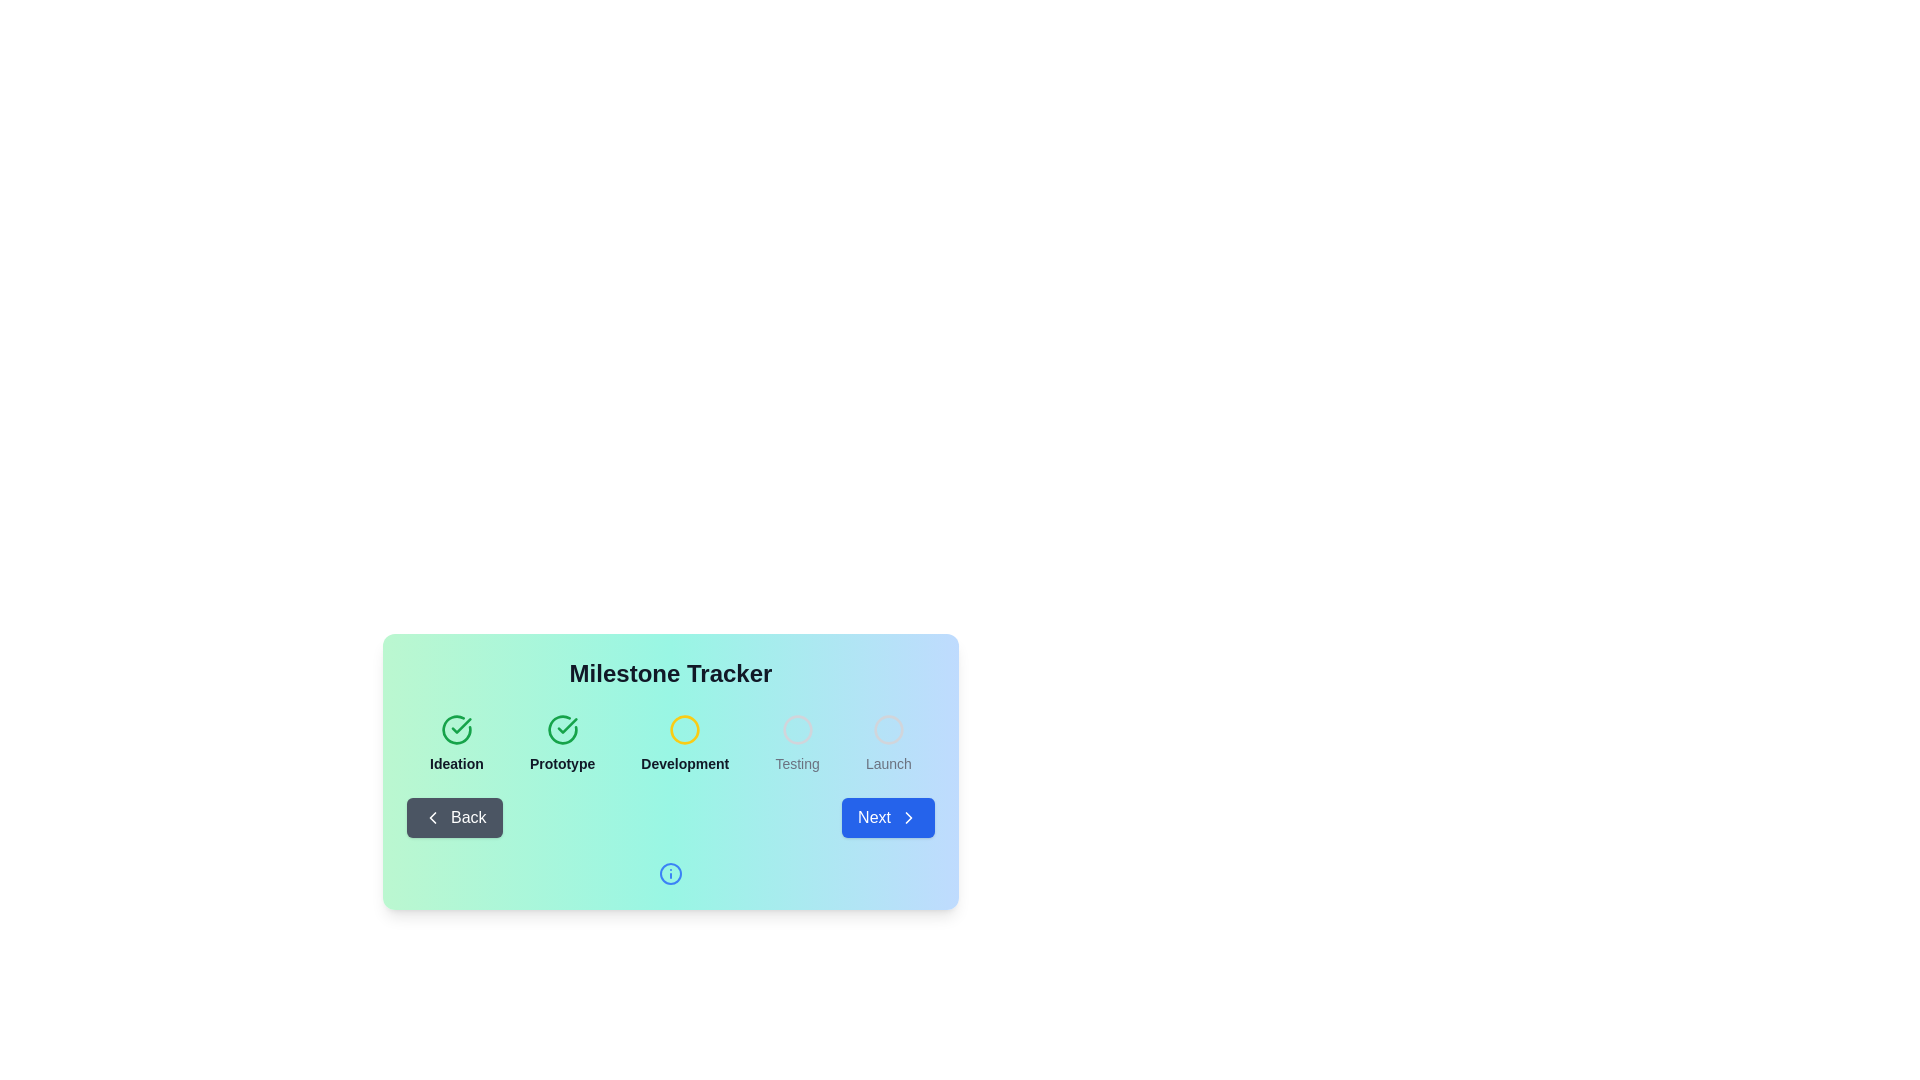 The width and height of the screenshot is (1920, 1080). What do you see at coordinates (887, 763) in the screenshot?
I see `the 'Launch' milestone label, which is the last in the sequence of milestone indicators, positioned directly underneath its corresponding icon` at bounding box center [887, 763].